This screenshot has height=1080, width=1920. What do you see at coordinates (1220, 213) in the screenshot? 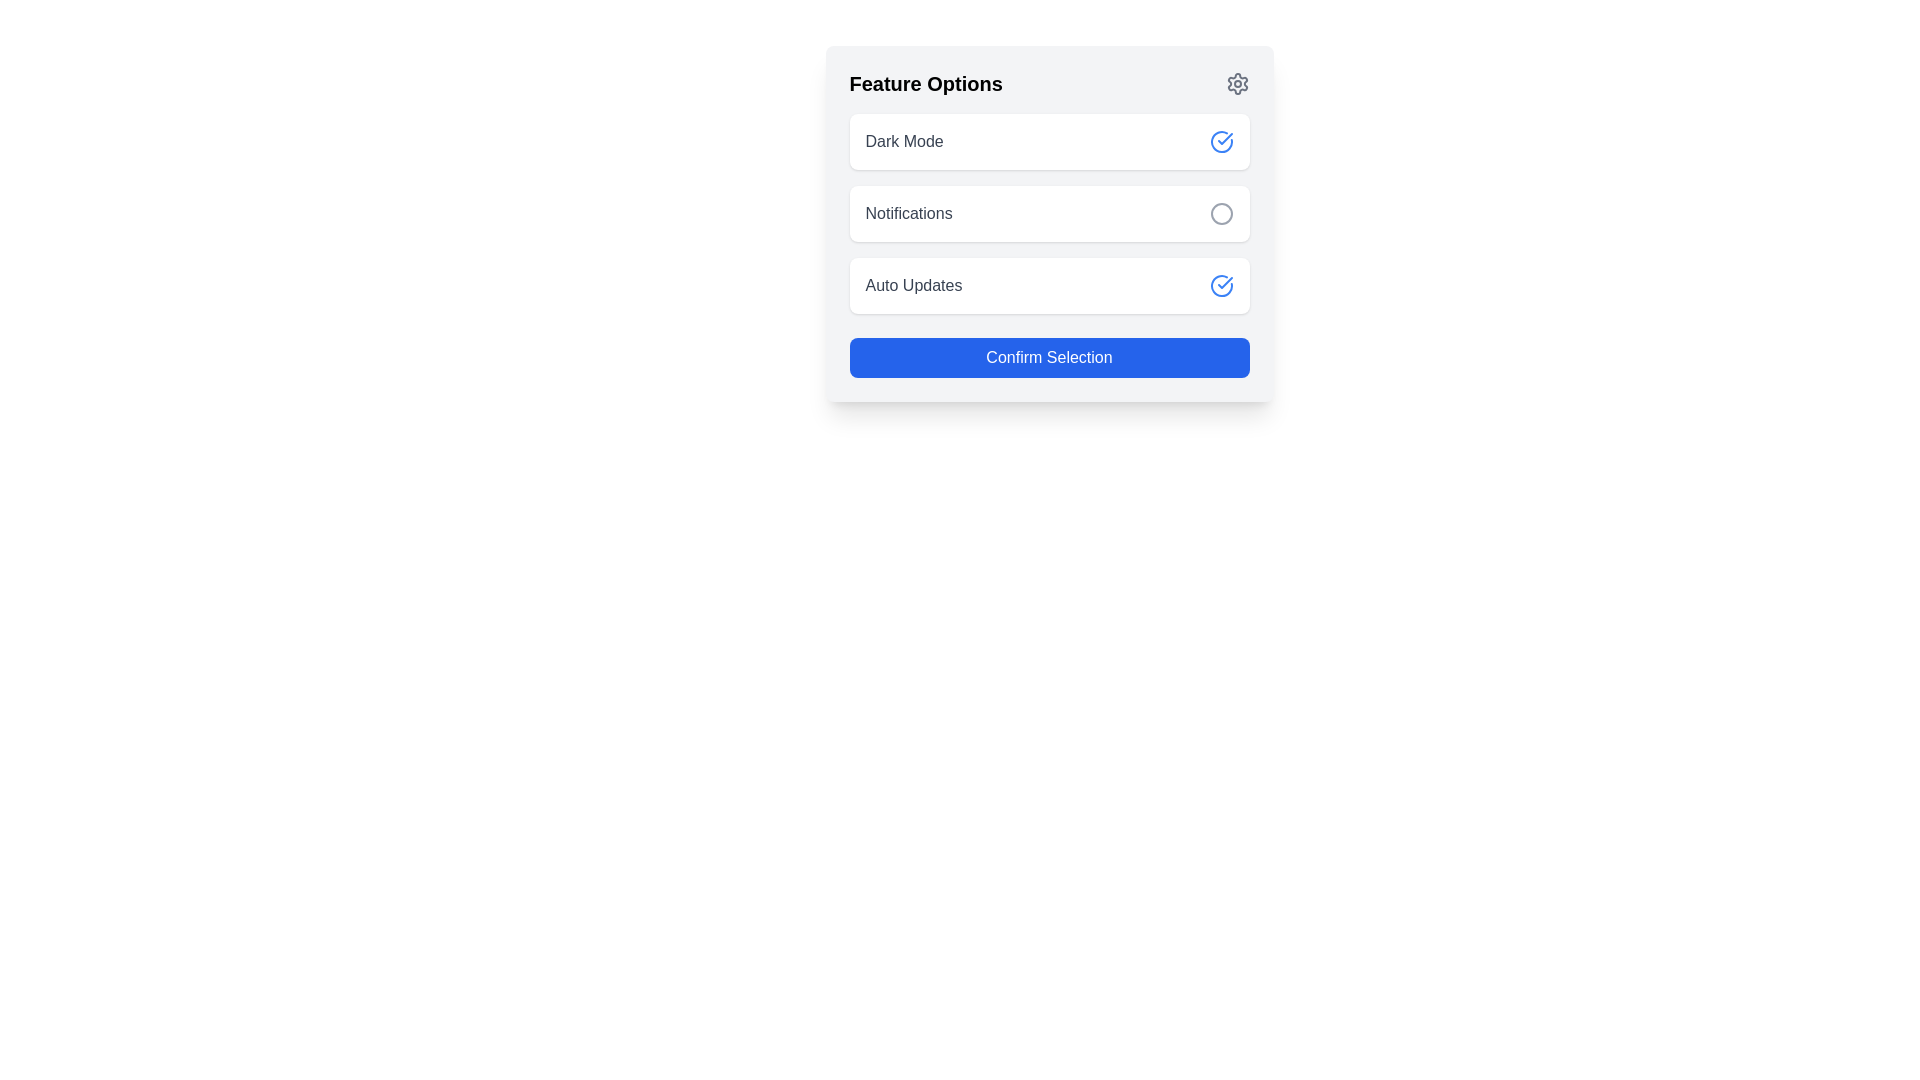
I see `the Notifications icon, which is a circular design indicating the current state of the Notifications setting, located to the right of the Notifications label text` at bounding box center [1220, 213].